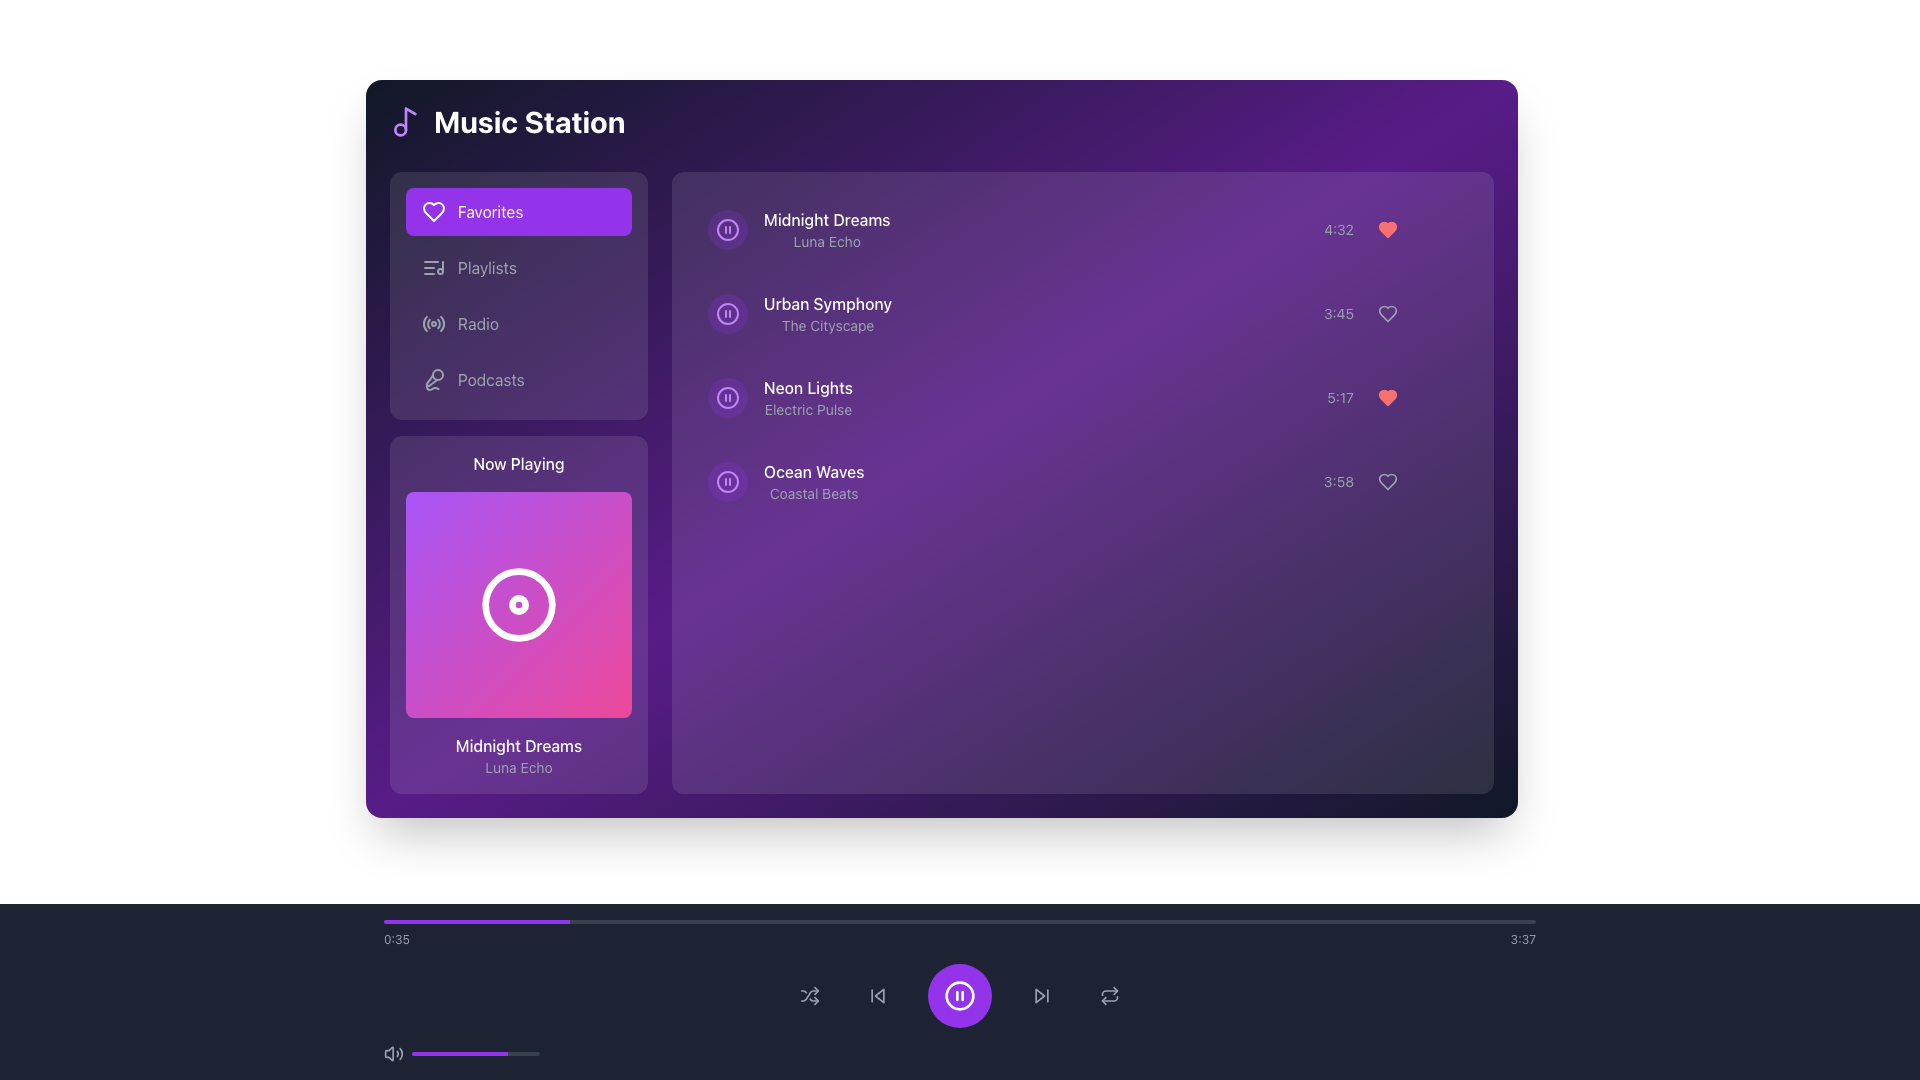  What do you see at coordinates (482, 1052) in the screenshot?
I see `the slider value` at bounding box center [482, 1052].